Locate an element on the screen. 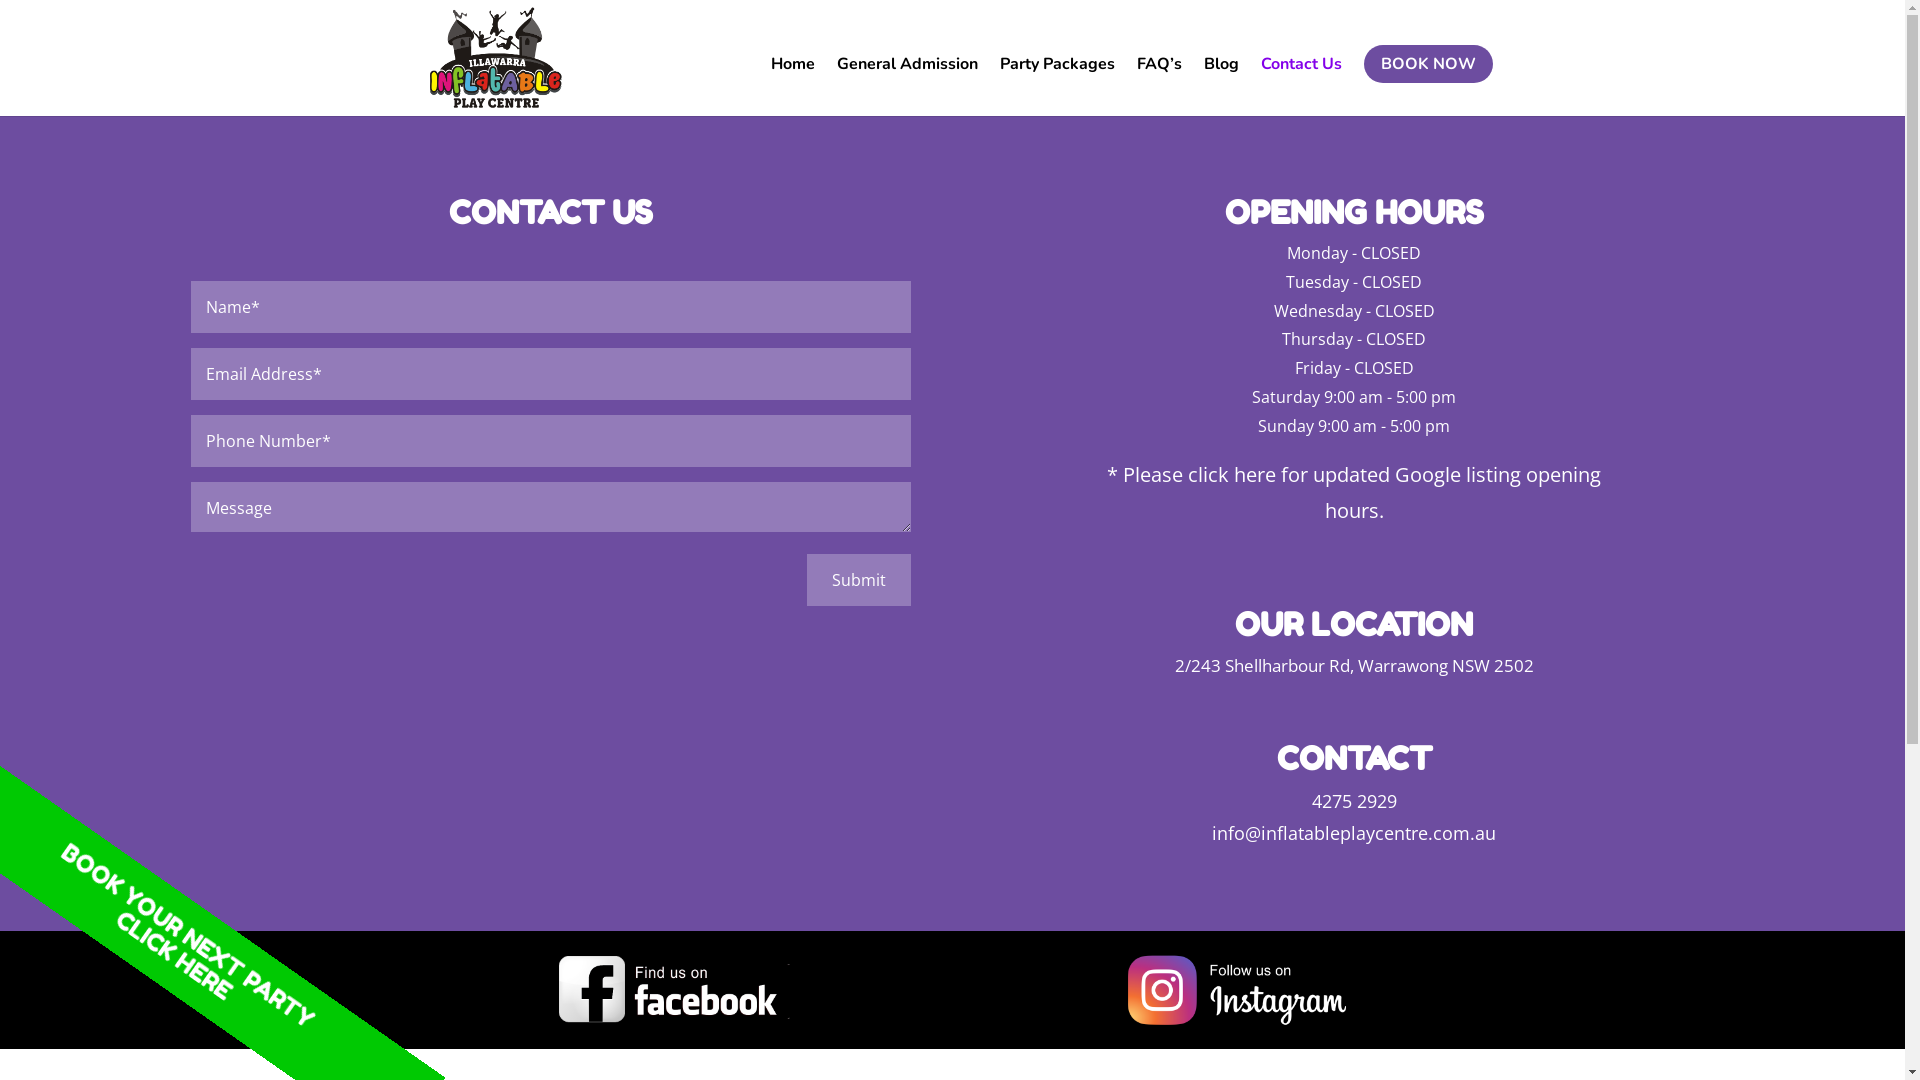 Image resolution: width=1920 pixels, height=1080 pixels. 'General Admission' is located at coordinates (835, 85).